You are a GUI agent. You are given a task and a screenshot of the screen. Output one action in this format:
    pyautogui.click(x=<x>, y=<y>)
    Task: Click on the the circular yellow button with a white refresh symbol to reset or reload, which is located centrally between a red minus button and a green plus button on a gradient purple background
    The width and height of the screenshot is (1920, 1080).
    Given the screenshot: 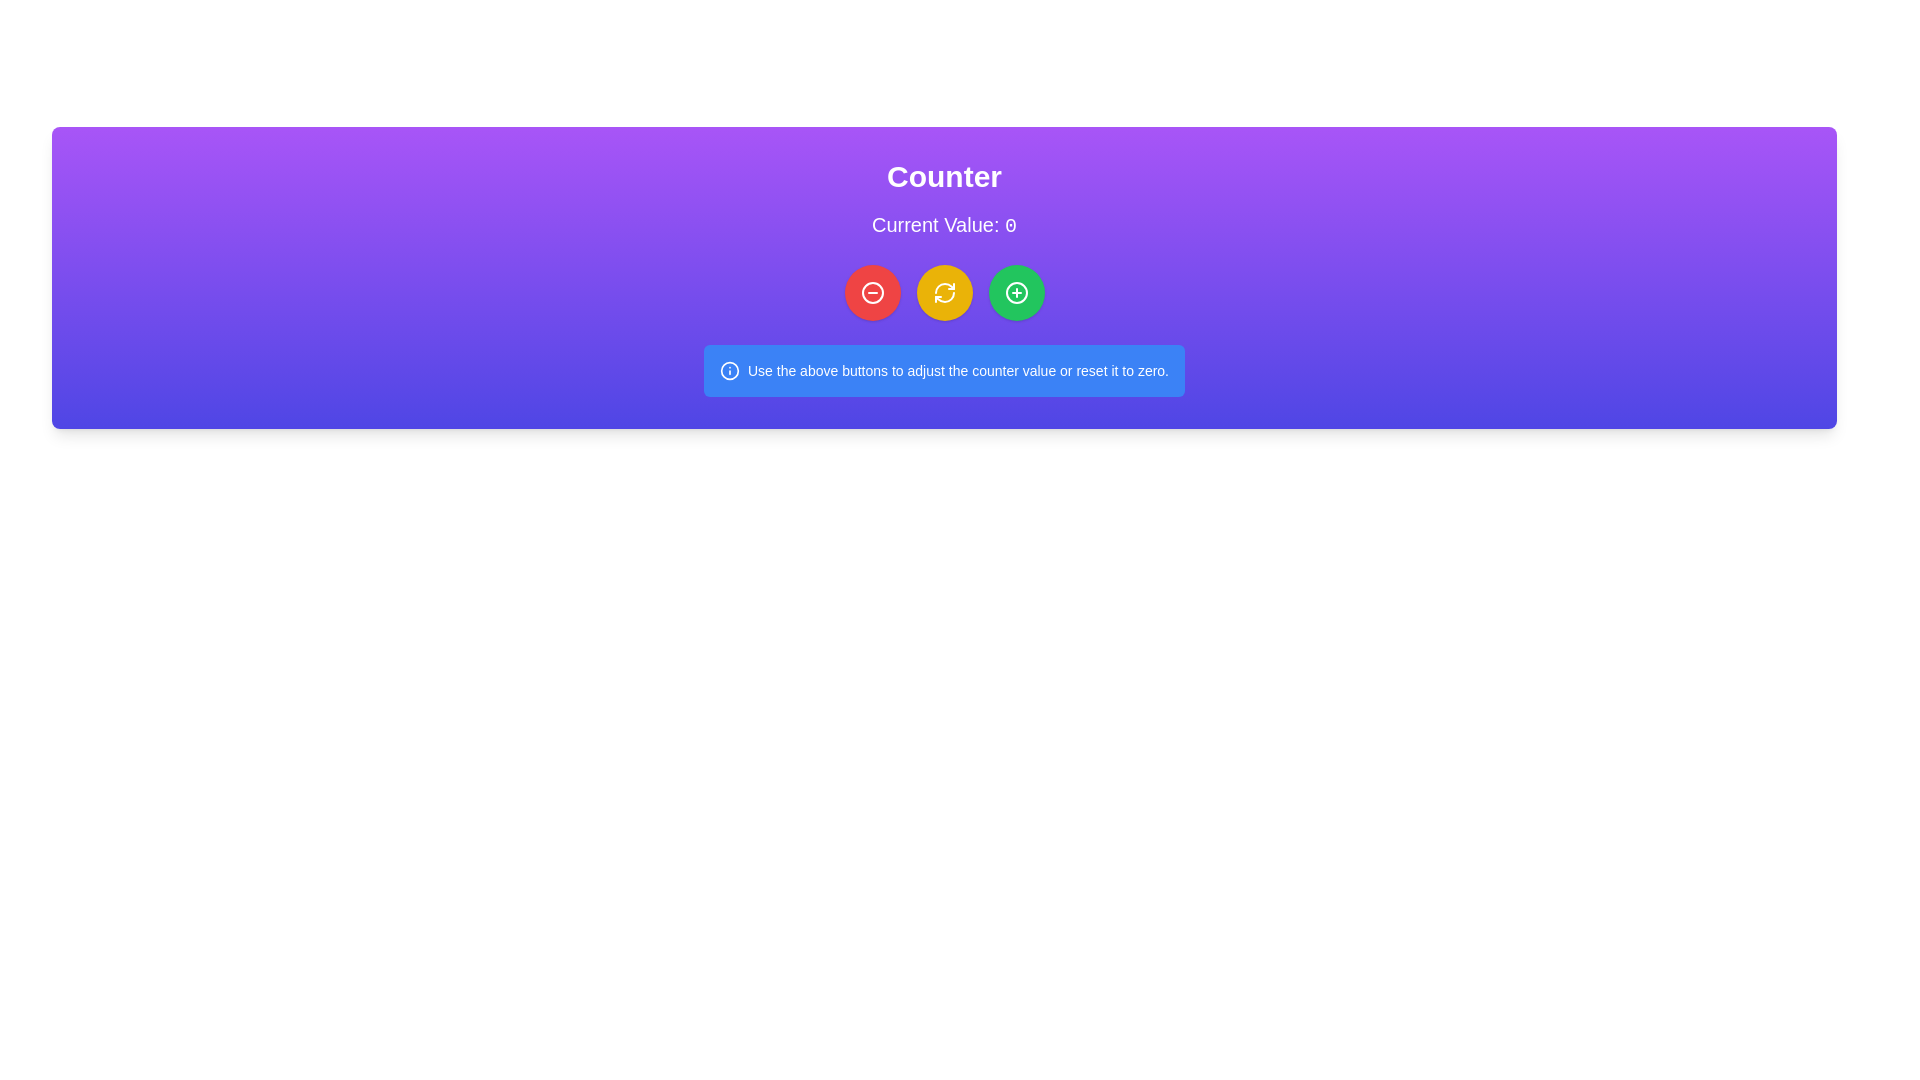 What is the action you would take?
    pyautogui.click(x=943, y=293)
    